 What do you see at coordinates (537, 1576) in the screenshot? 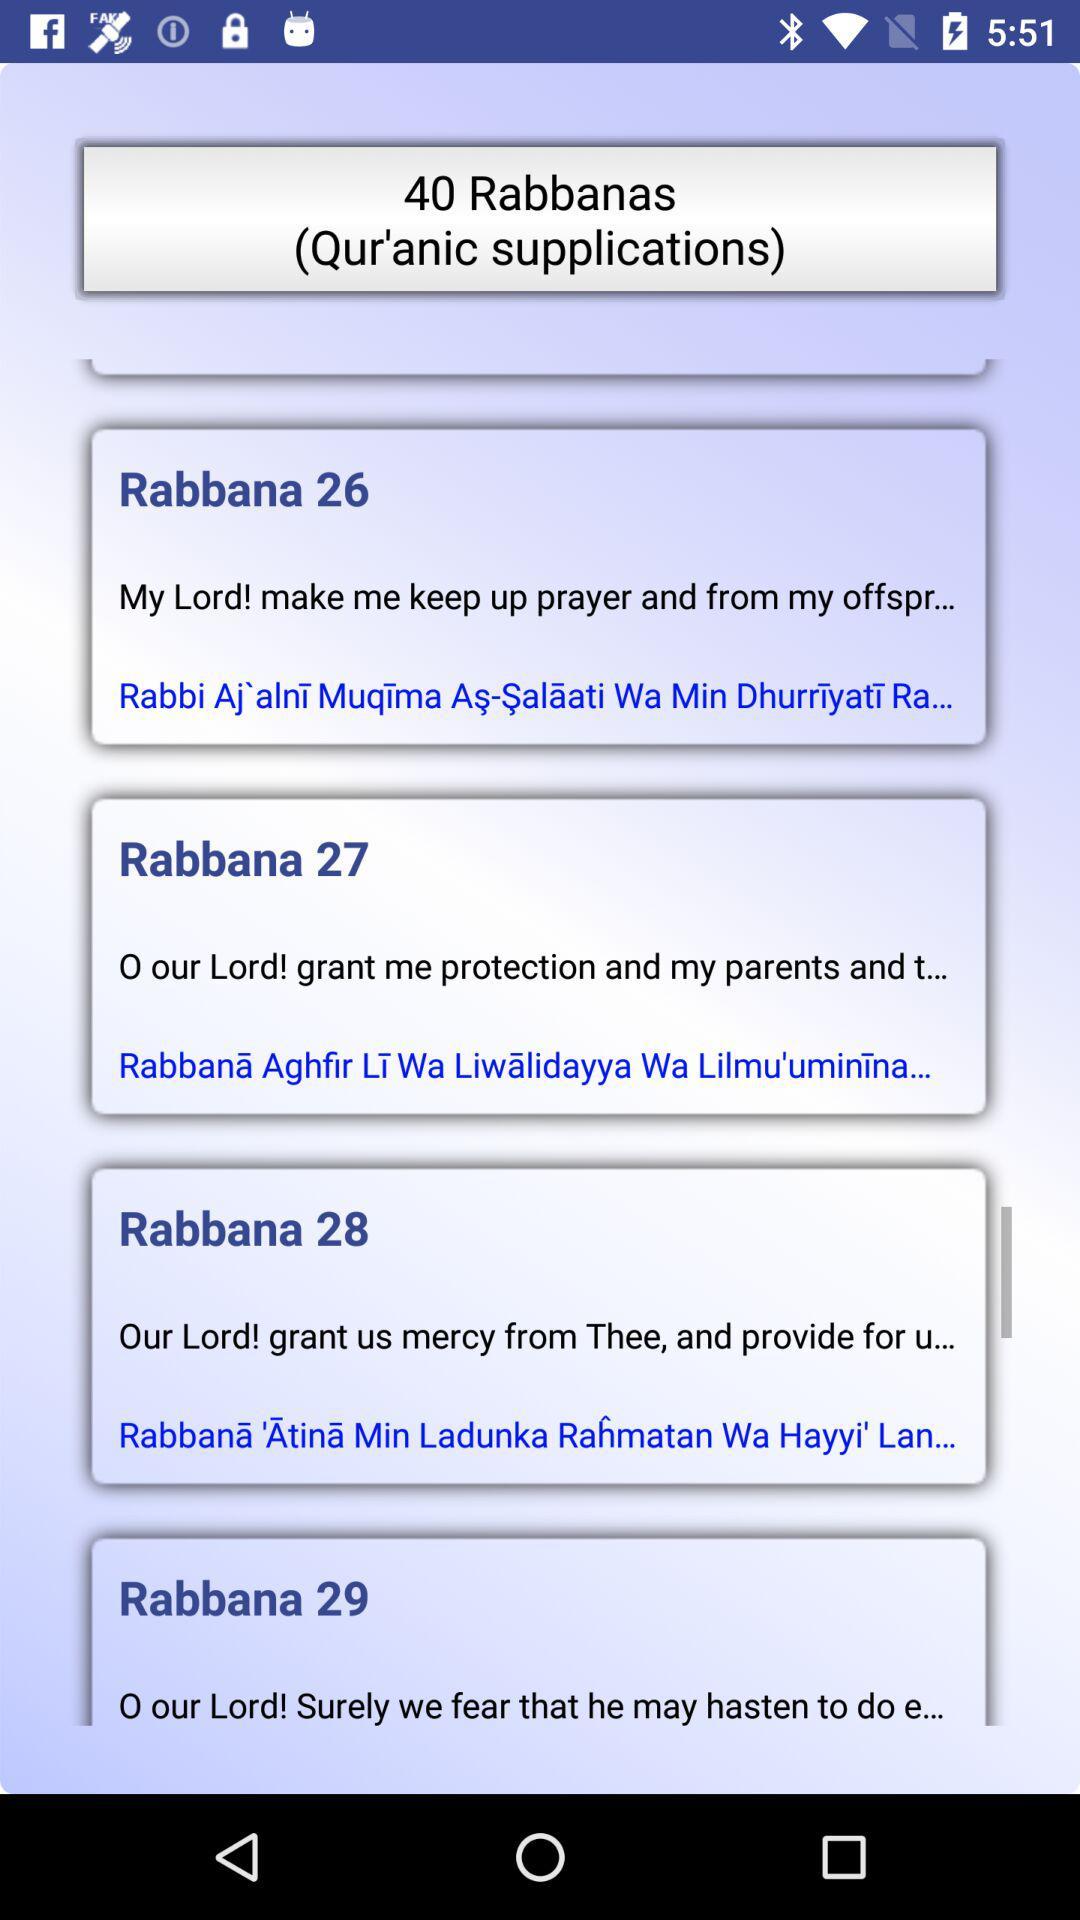
I see `the icon above o our lord icon` at bounding box center [537, 1576].